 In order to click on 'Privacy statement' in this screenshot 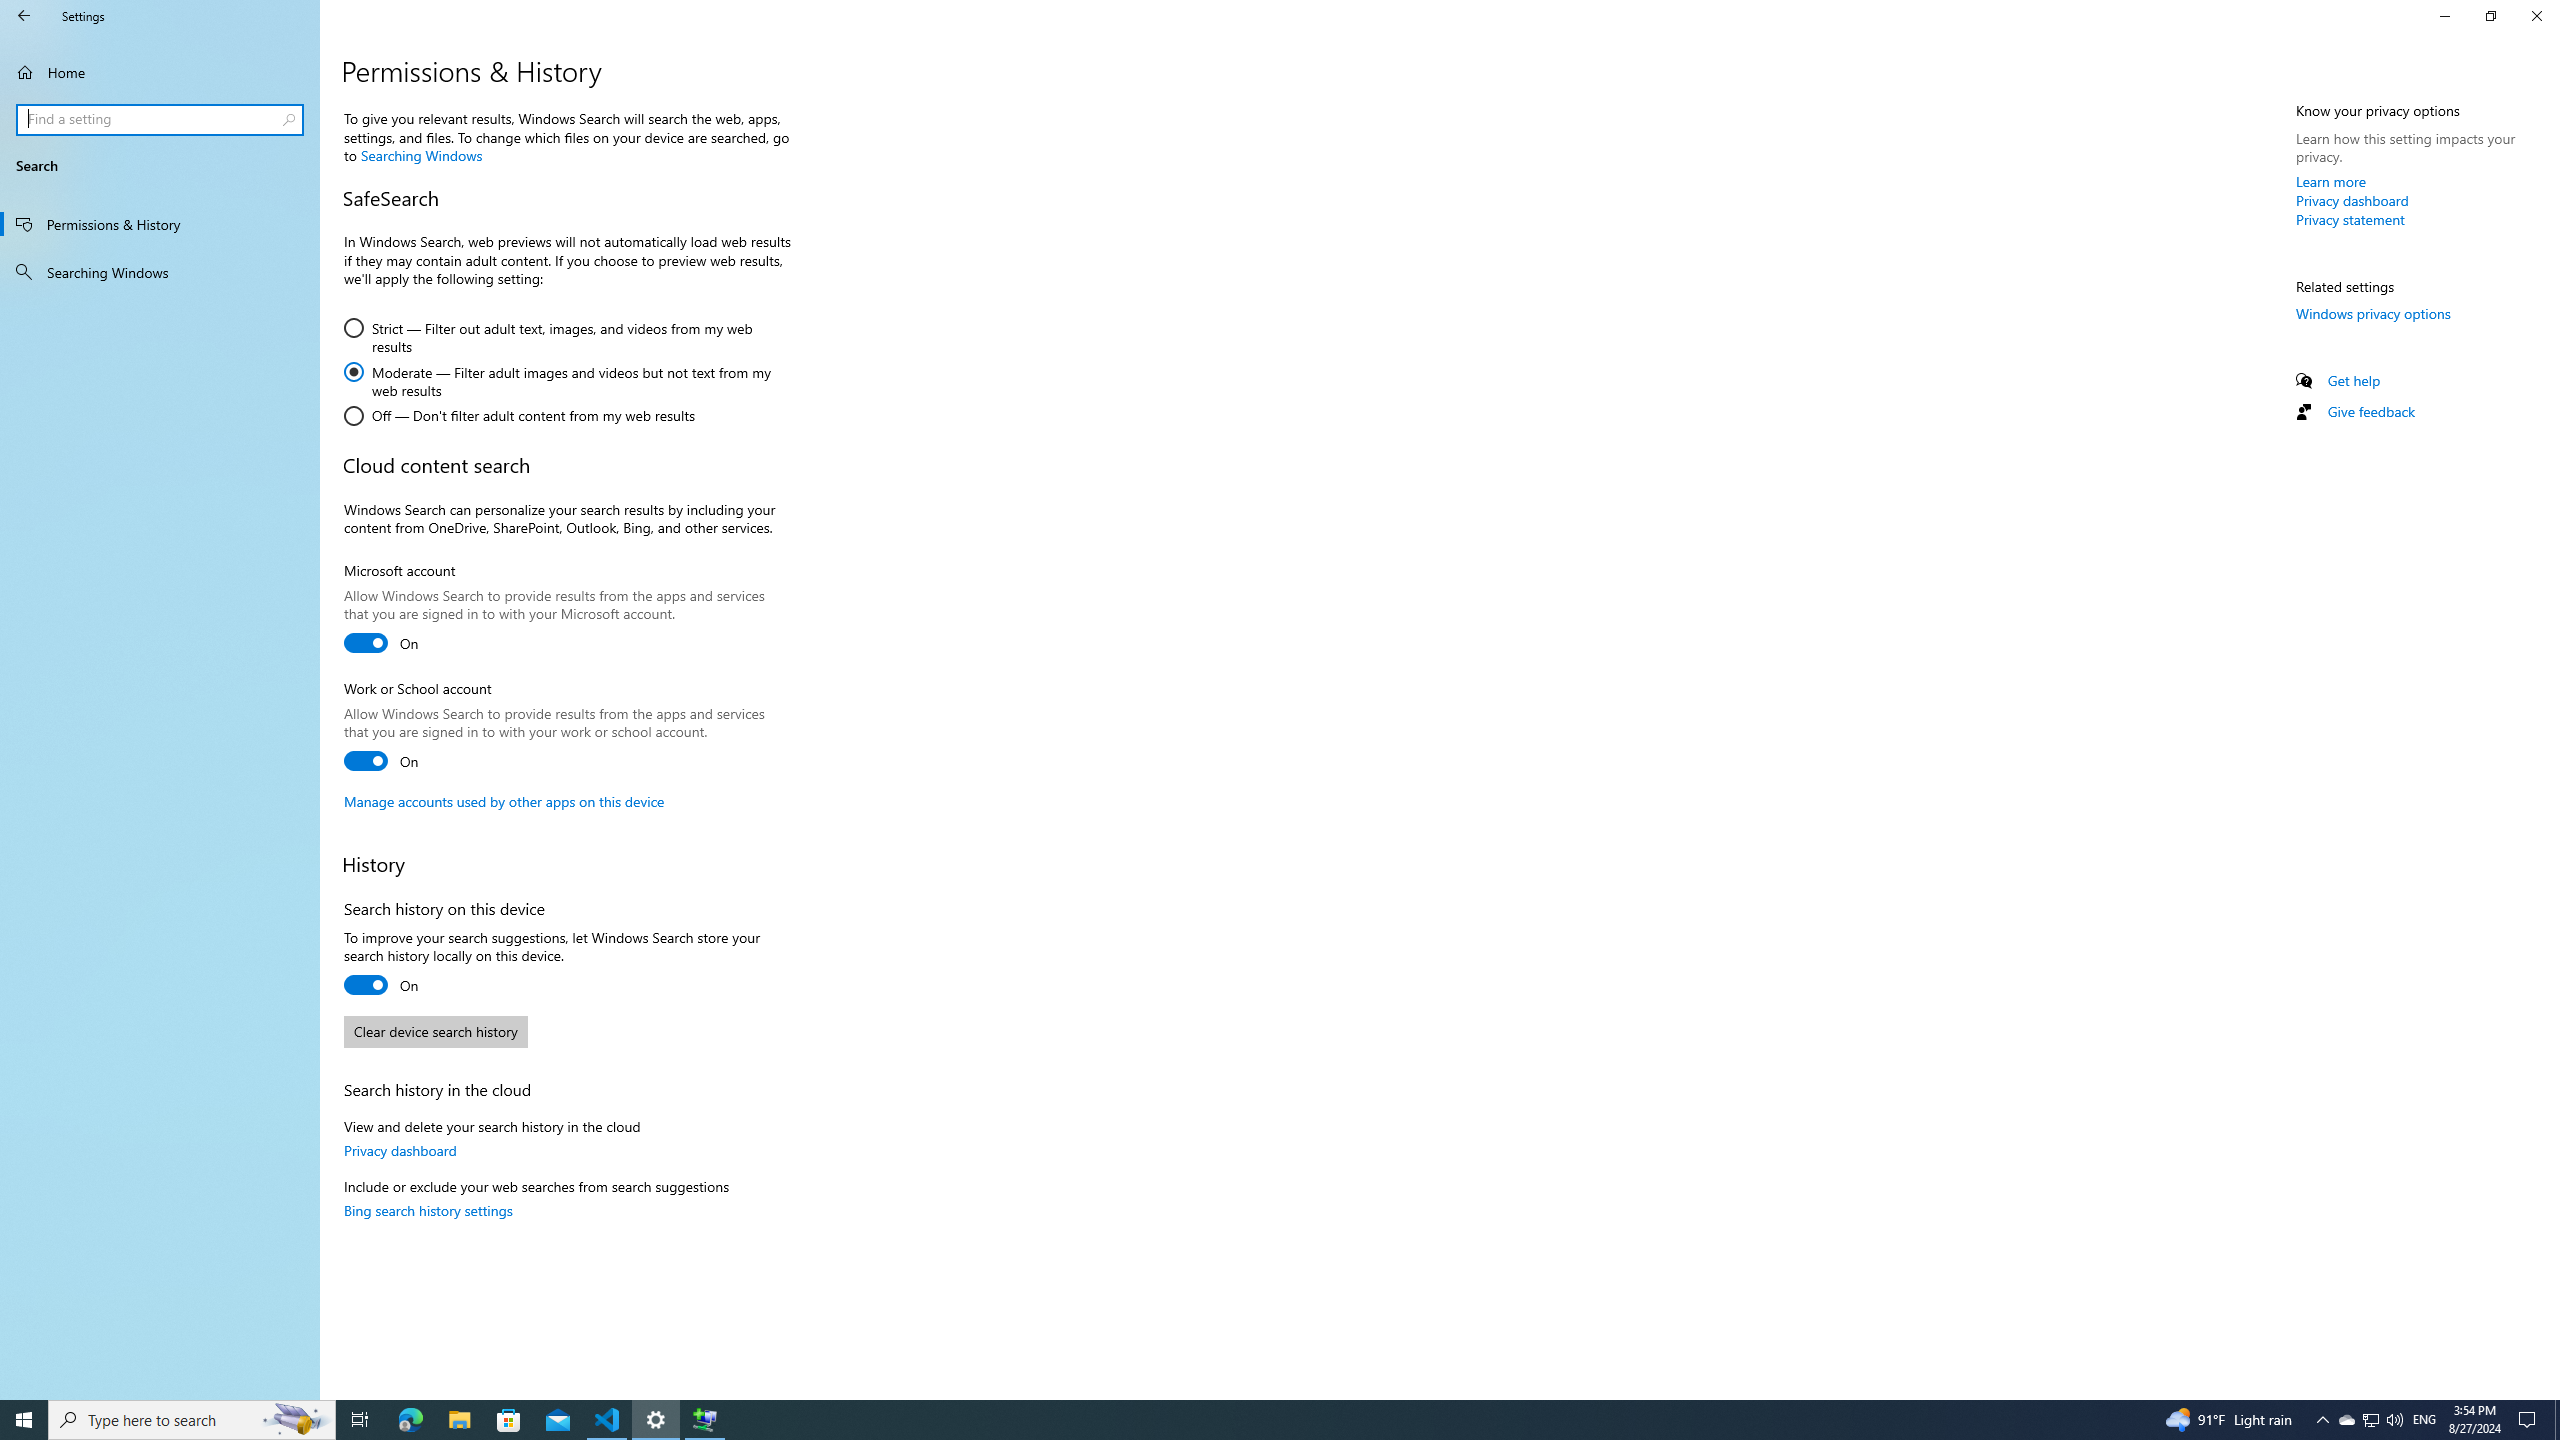, I will do `click(2349, 218)`.